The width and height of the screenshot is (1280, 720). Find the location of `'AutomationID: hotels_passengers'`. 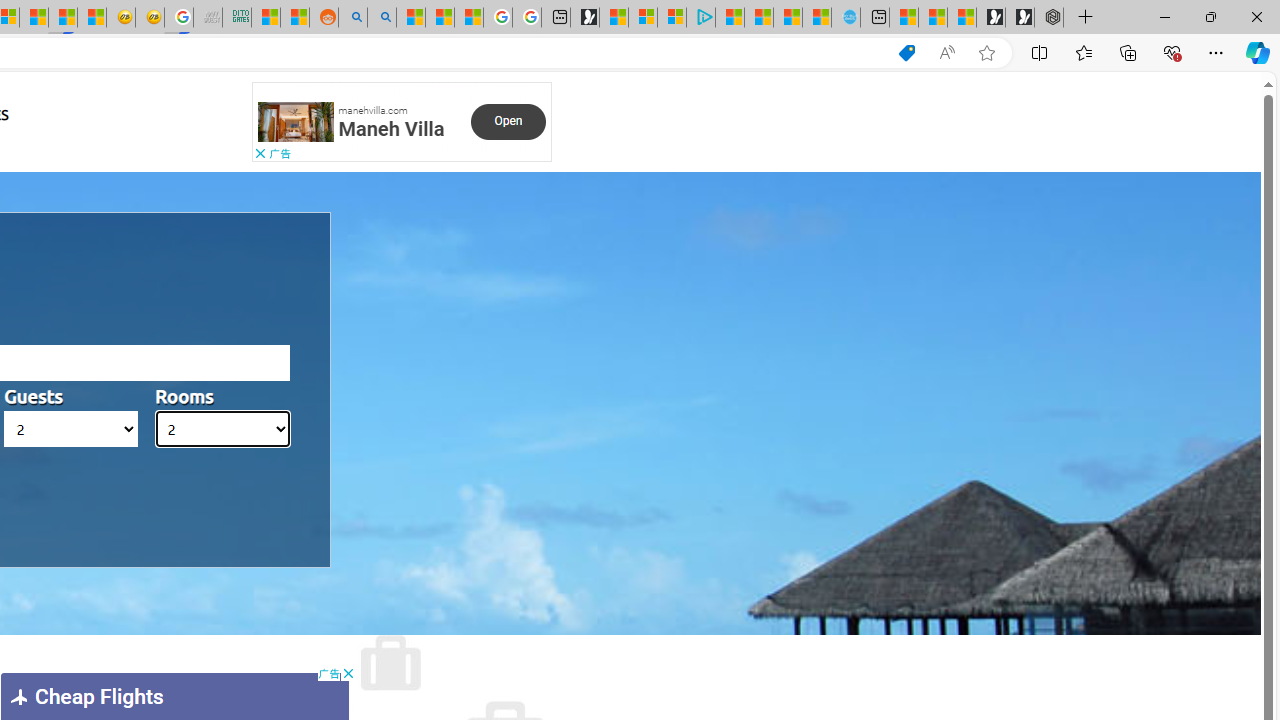

'AutomationID: hotels_passengers' is located at coordinates (71, 428).